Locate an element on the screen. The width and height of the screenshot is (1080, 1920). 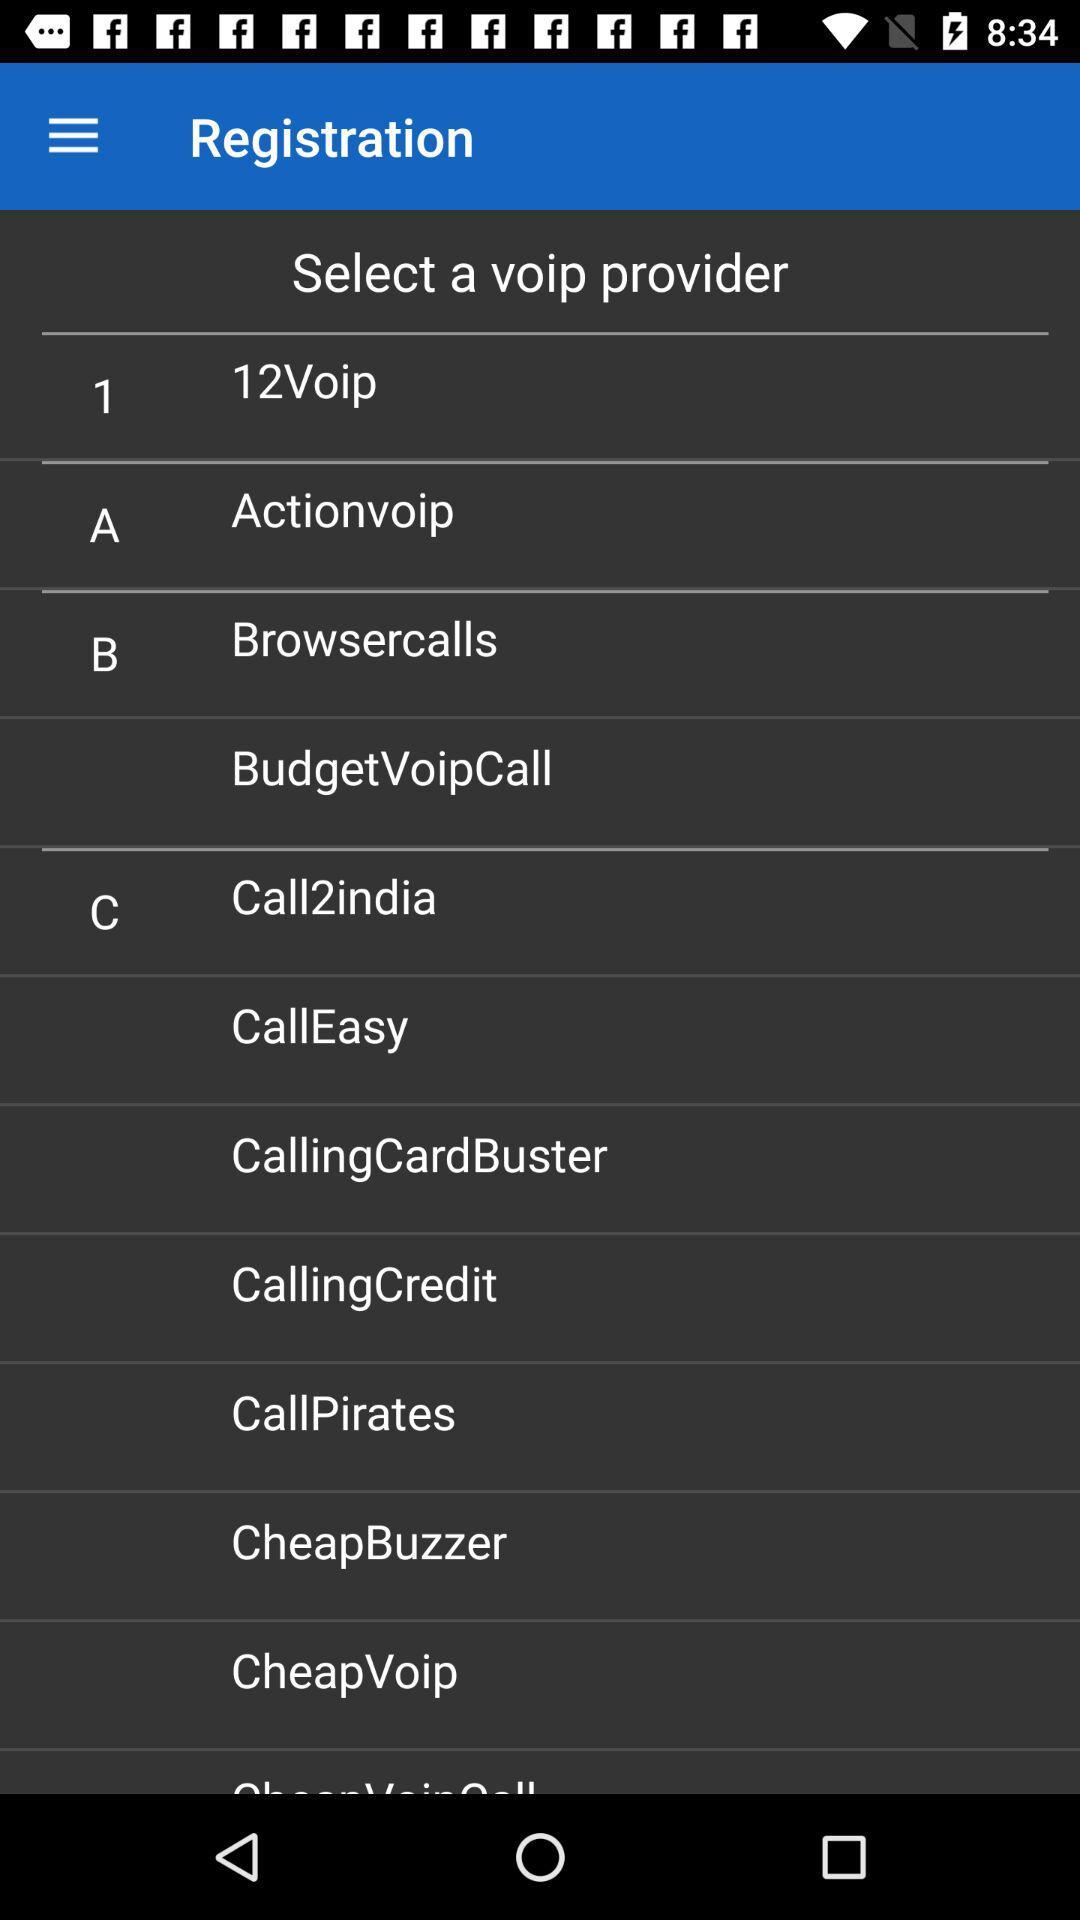
the icon below cheapvoip icon is located at coordinates (391, 1780).